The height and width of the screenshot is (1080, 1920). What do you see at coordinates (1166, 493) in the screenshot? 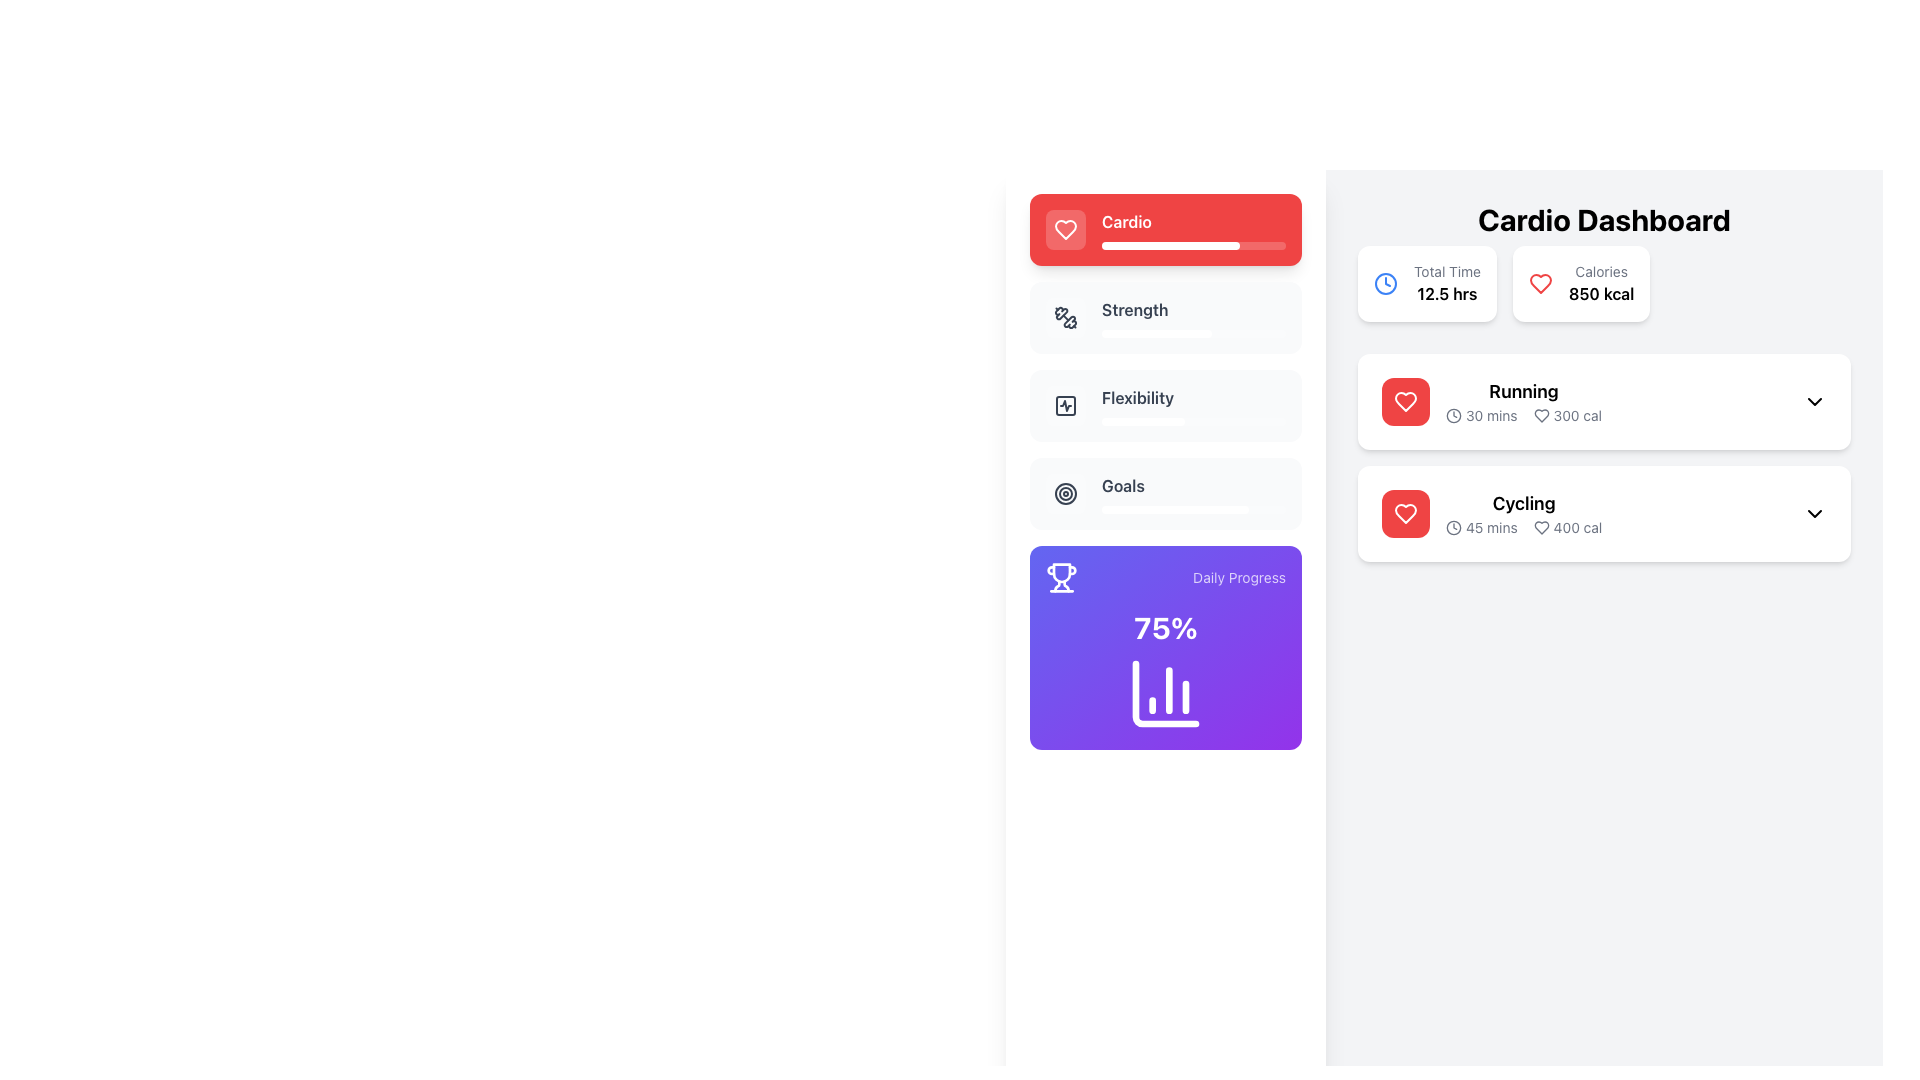
I see `the navigation component that is the third item in the vertical menu, following 'Strength' and 'Flexibility', and preceding 'Daily Progress' for keyboard navigation` at bounding box center [1166, 493].